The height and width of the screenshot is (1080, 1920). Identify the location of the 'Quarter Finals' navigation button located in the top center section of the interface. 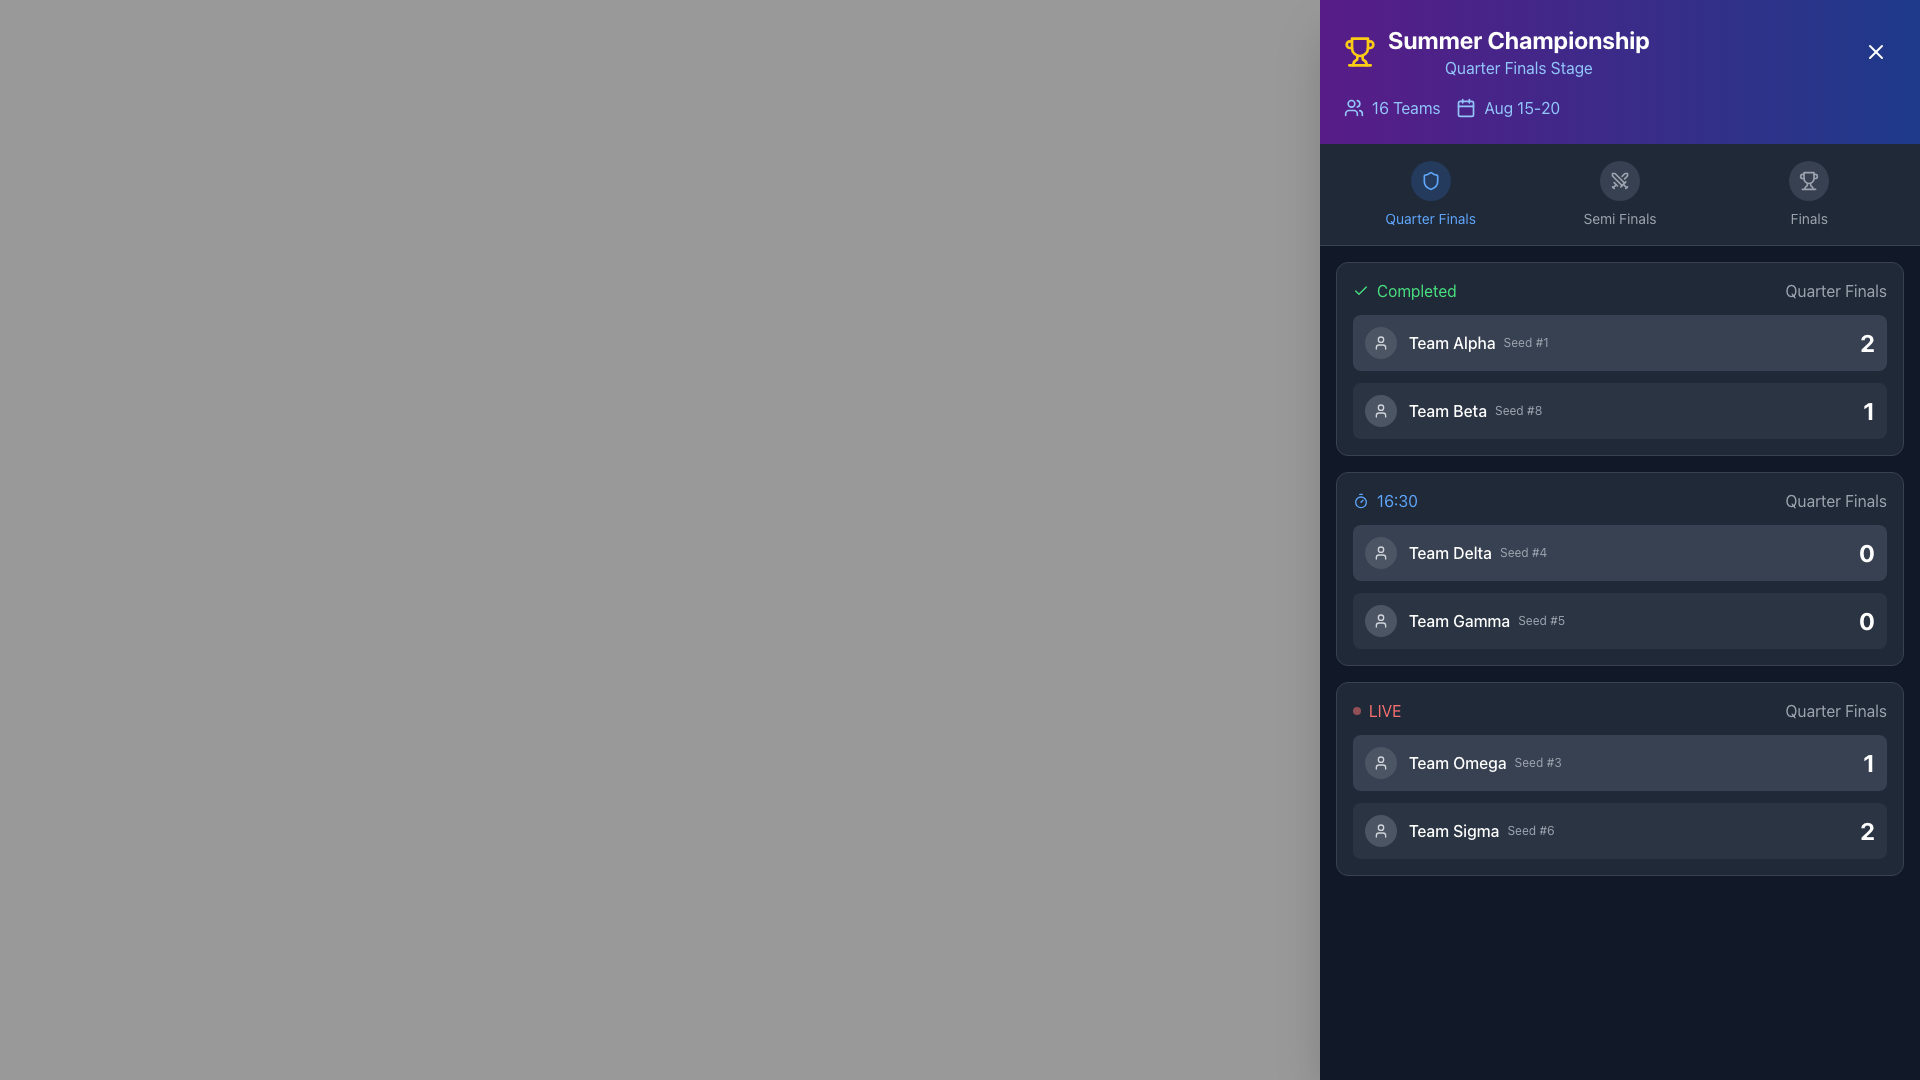
(1429, 181).